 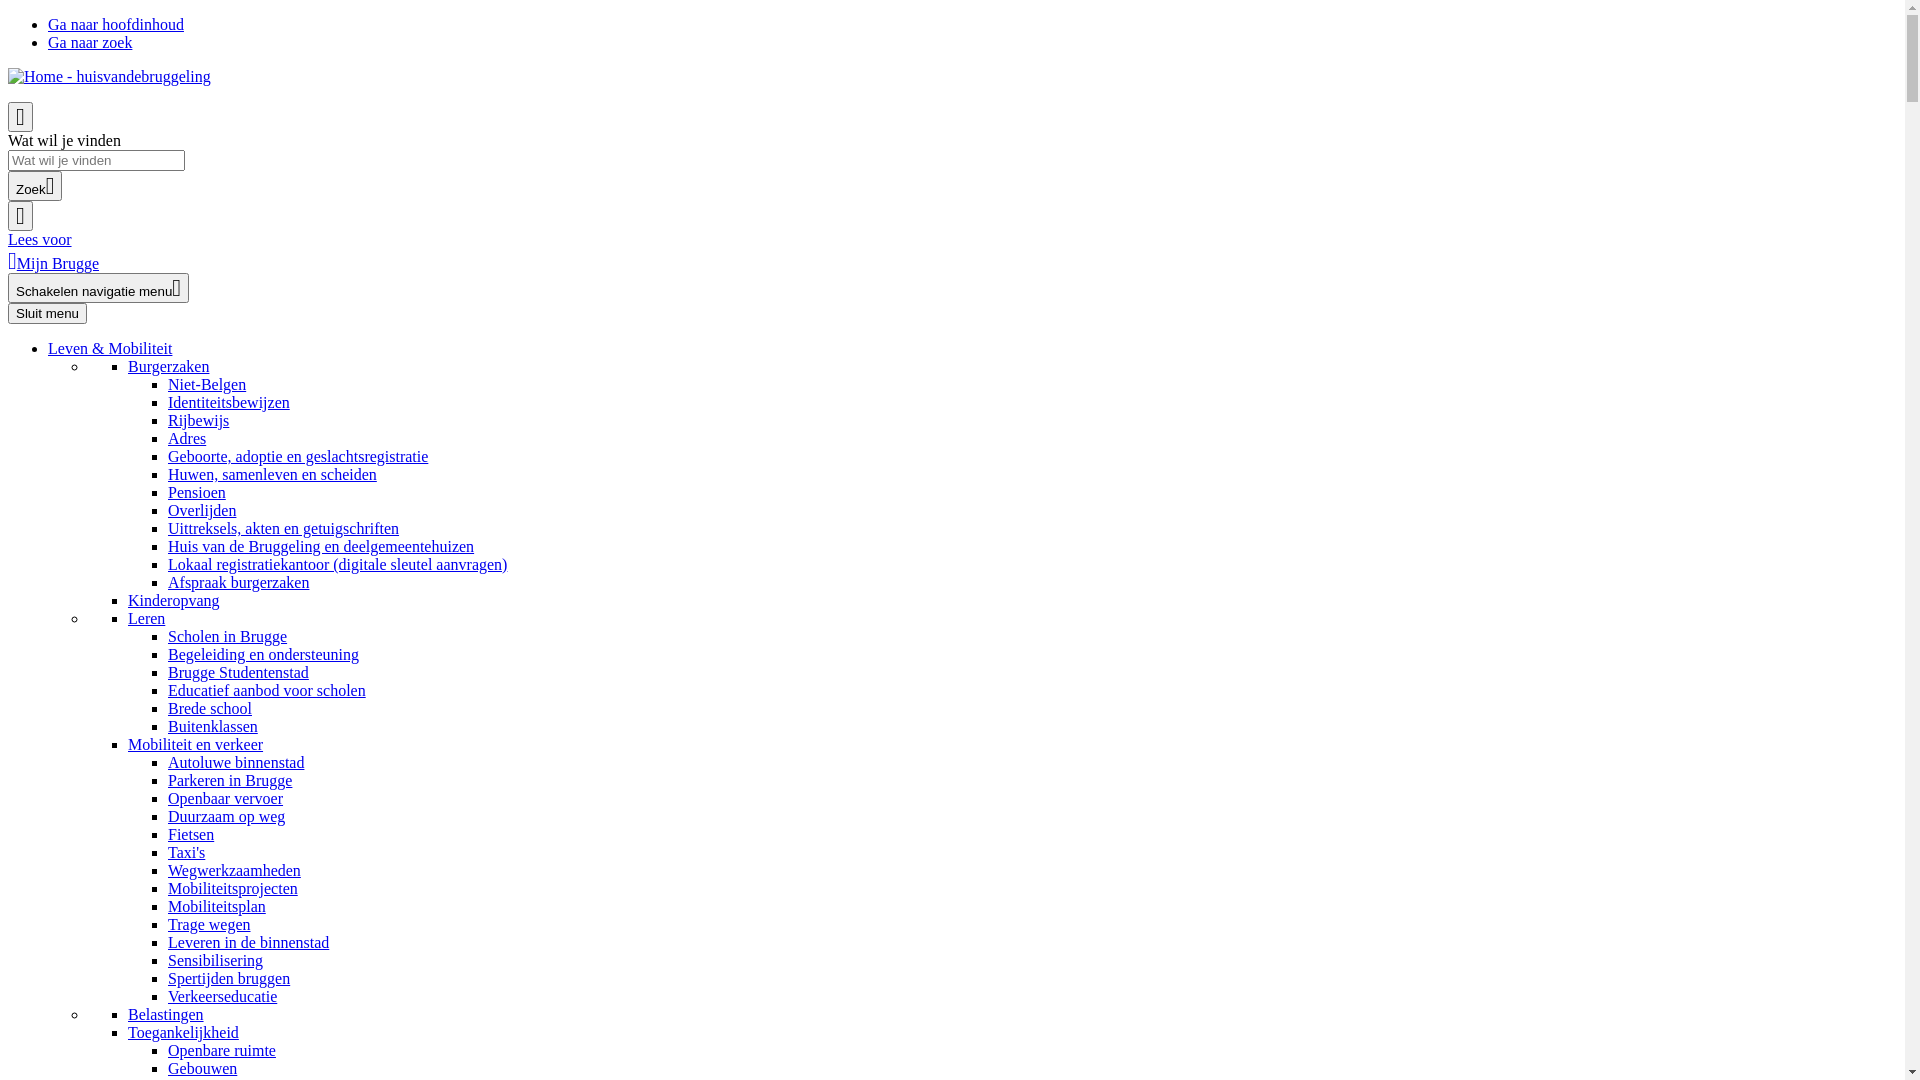 I want to click on 'Parkeren in Brugge', so click(x=230, y=779).